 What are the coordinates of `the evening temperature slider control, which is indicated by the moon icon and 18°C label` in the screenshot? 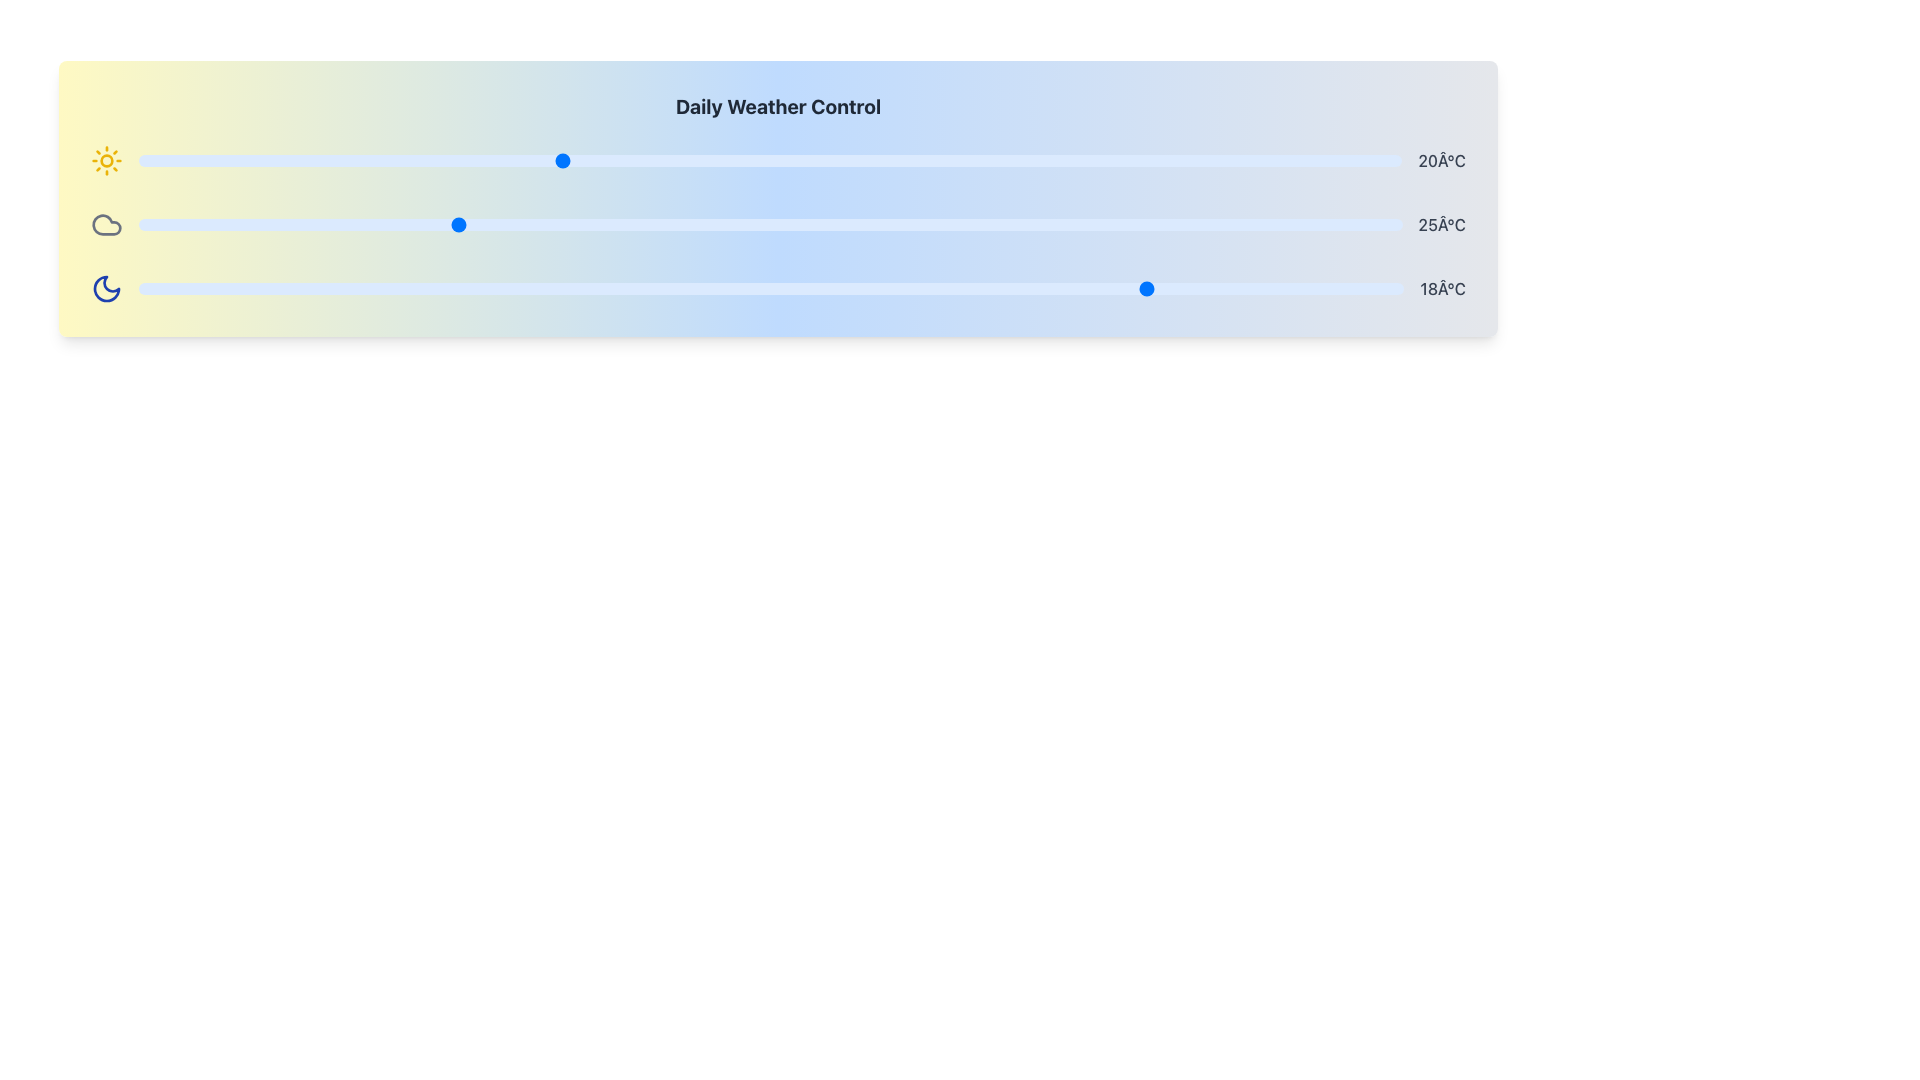 It's located at (777, 289).